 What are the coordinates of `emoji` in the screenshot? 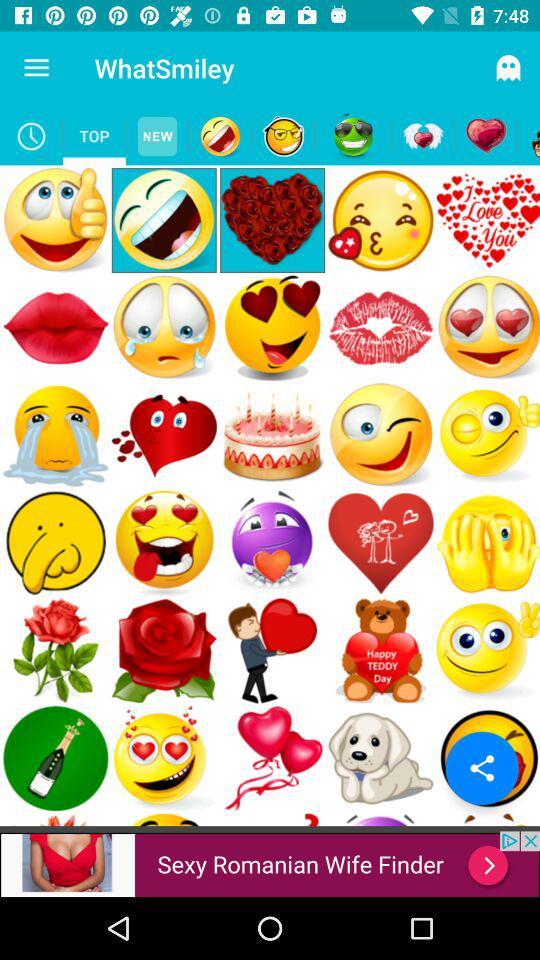 It's located at (528, 135).